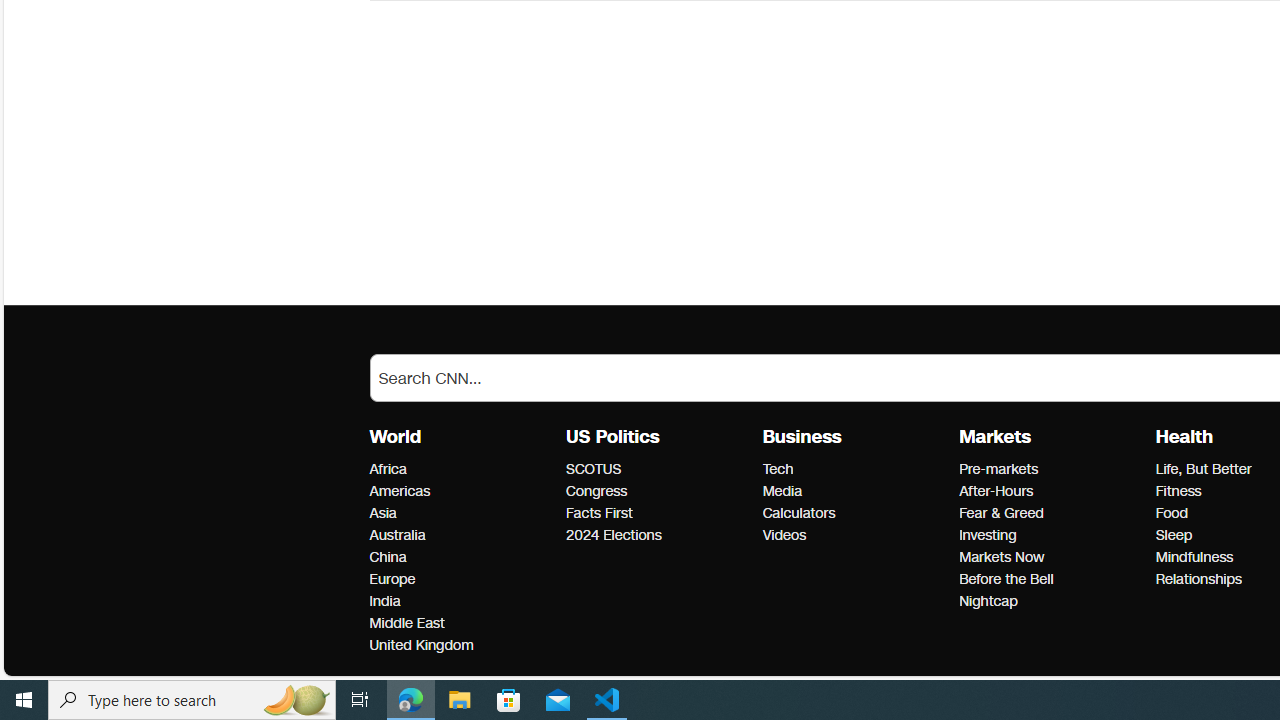  What do you see at coordinates (1194, 557) in the screenshot?
I see `'Health Mindfulness'` at bounding box center [1194, 557].